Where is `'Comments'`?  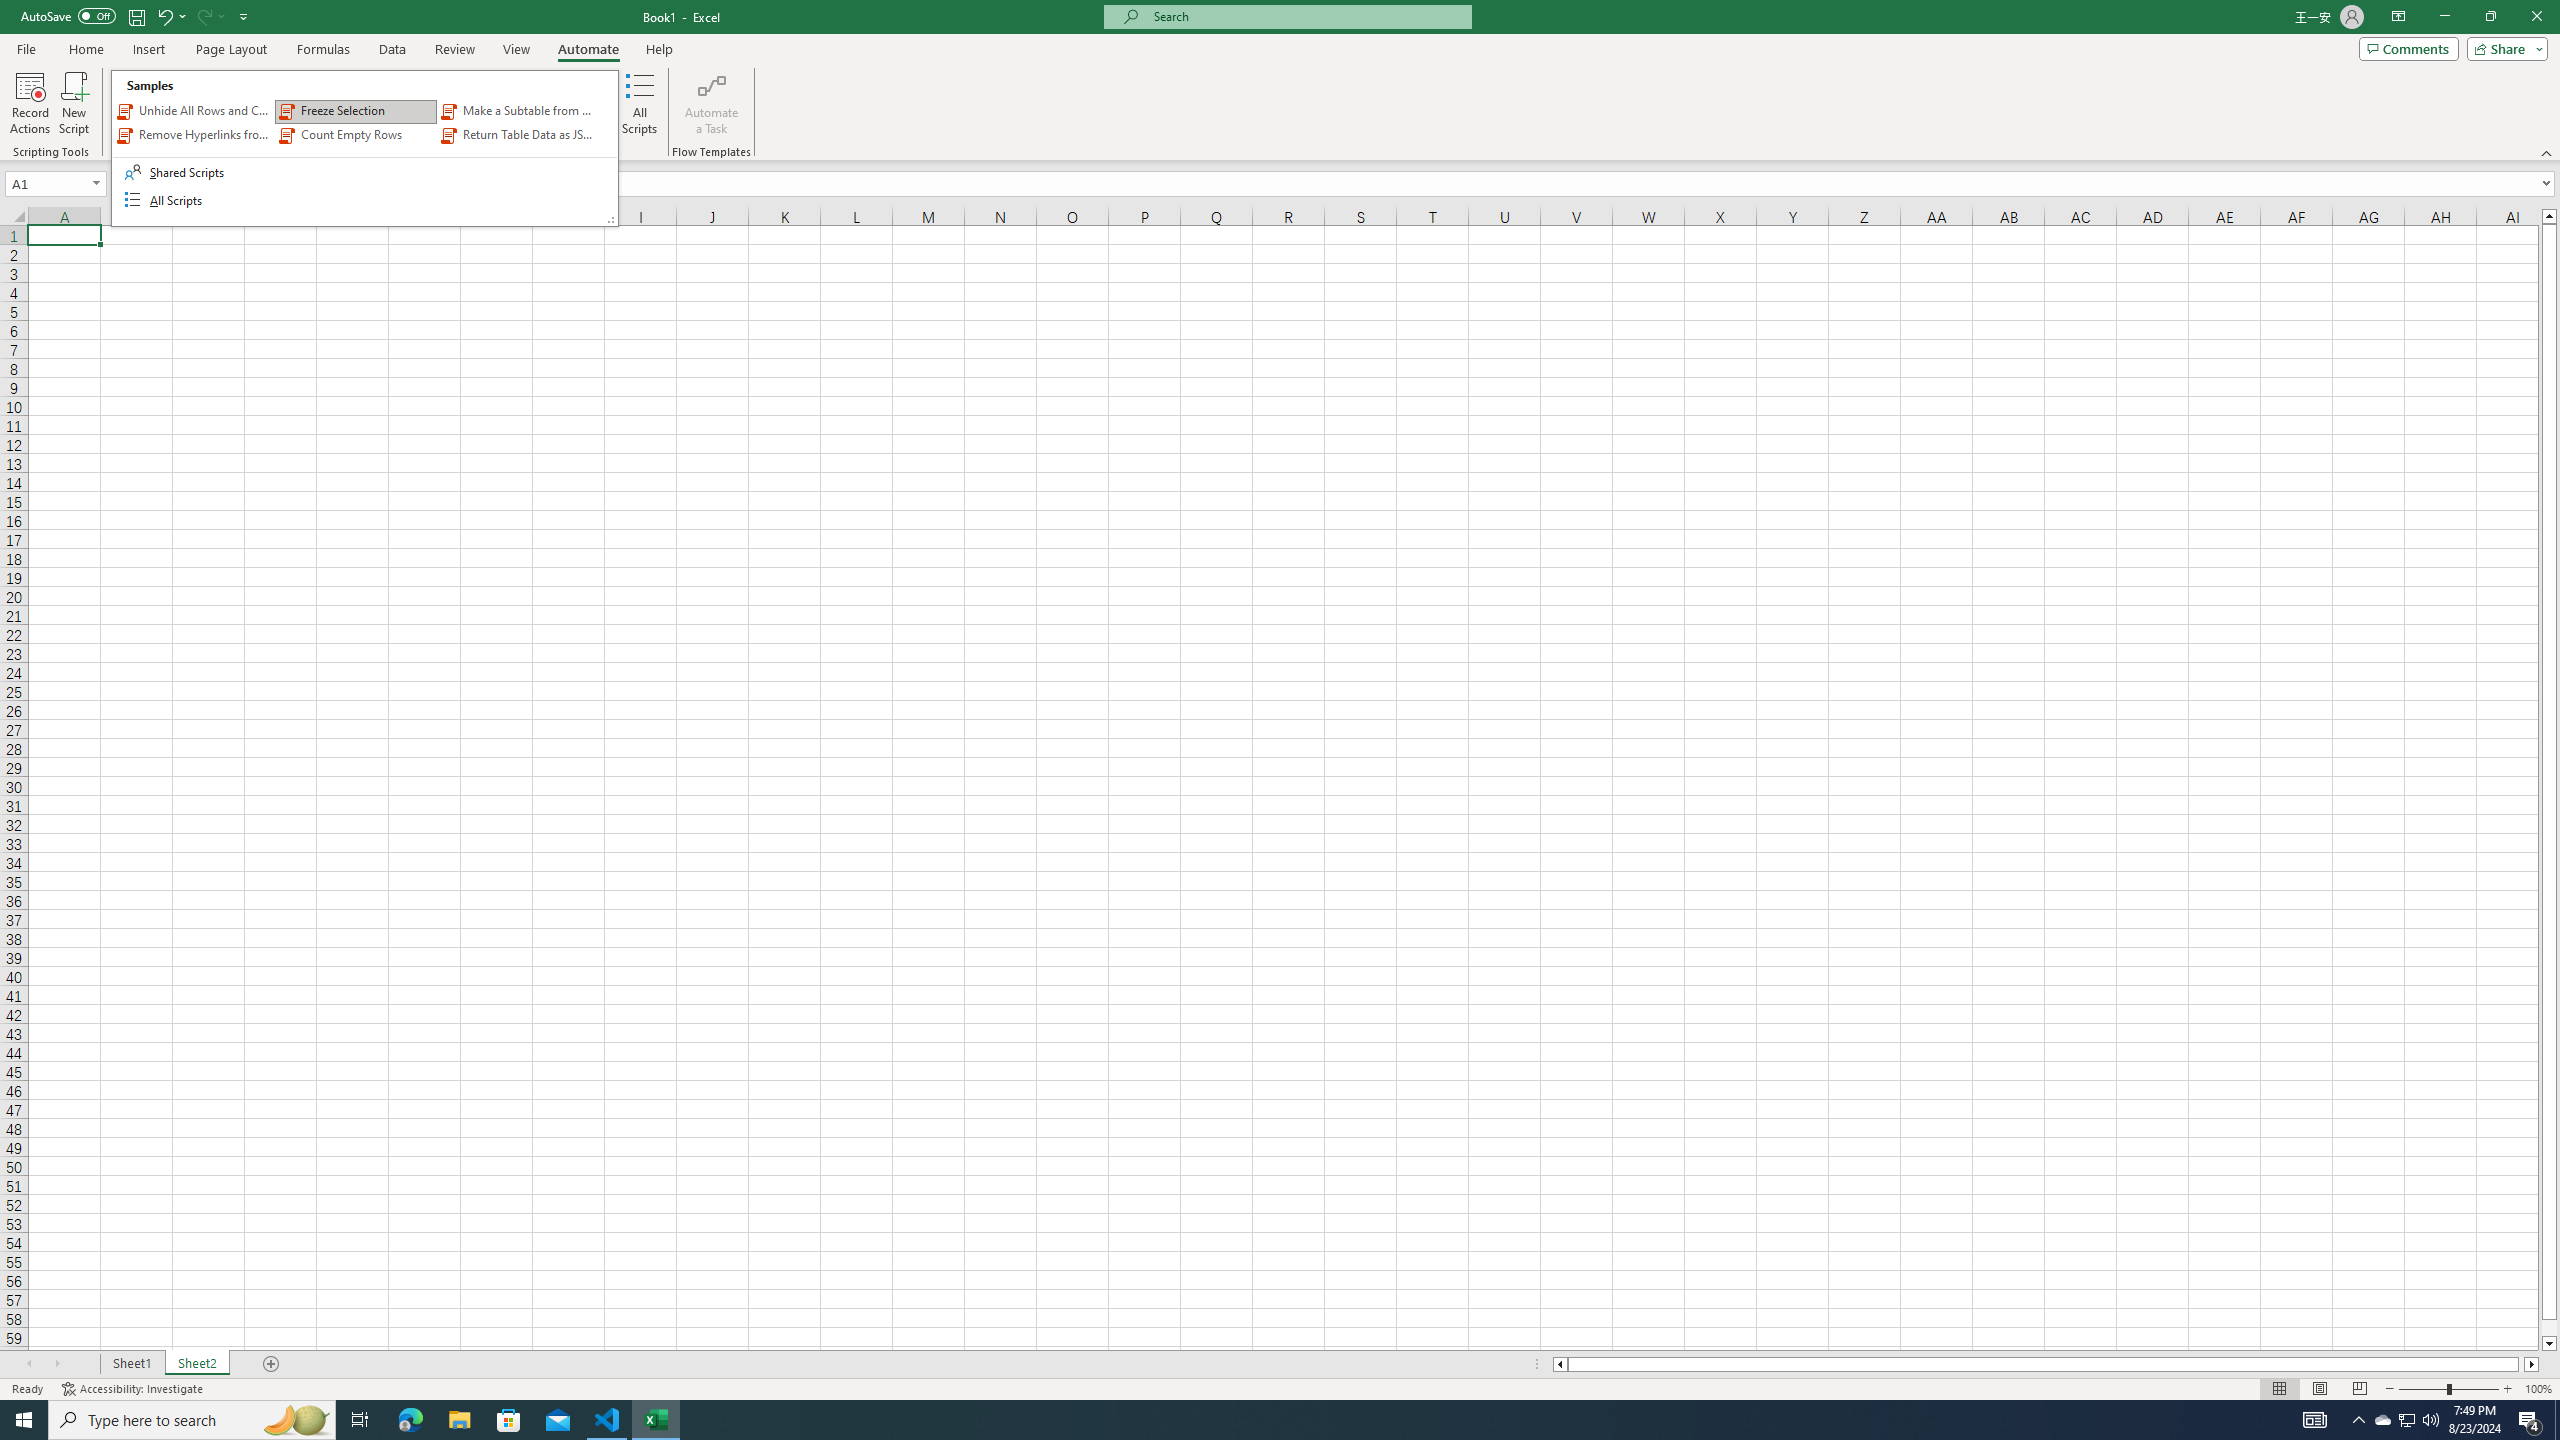 'Comments' is located at coordinates (2408, 47).